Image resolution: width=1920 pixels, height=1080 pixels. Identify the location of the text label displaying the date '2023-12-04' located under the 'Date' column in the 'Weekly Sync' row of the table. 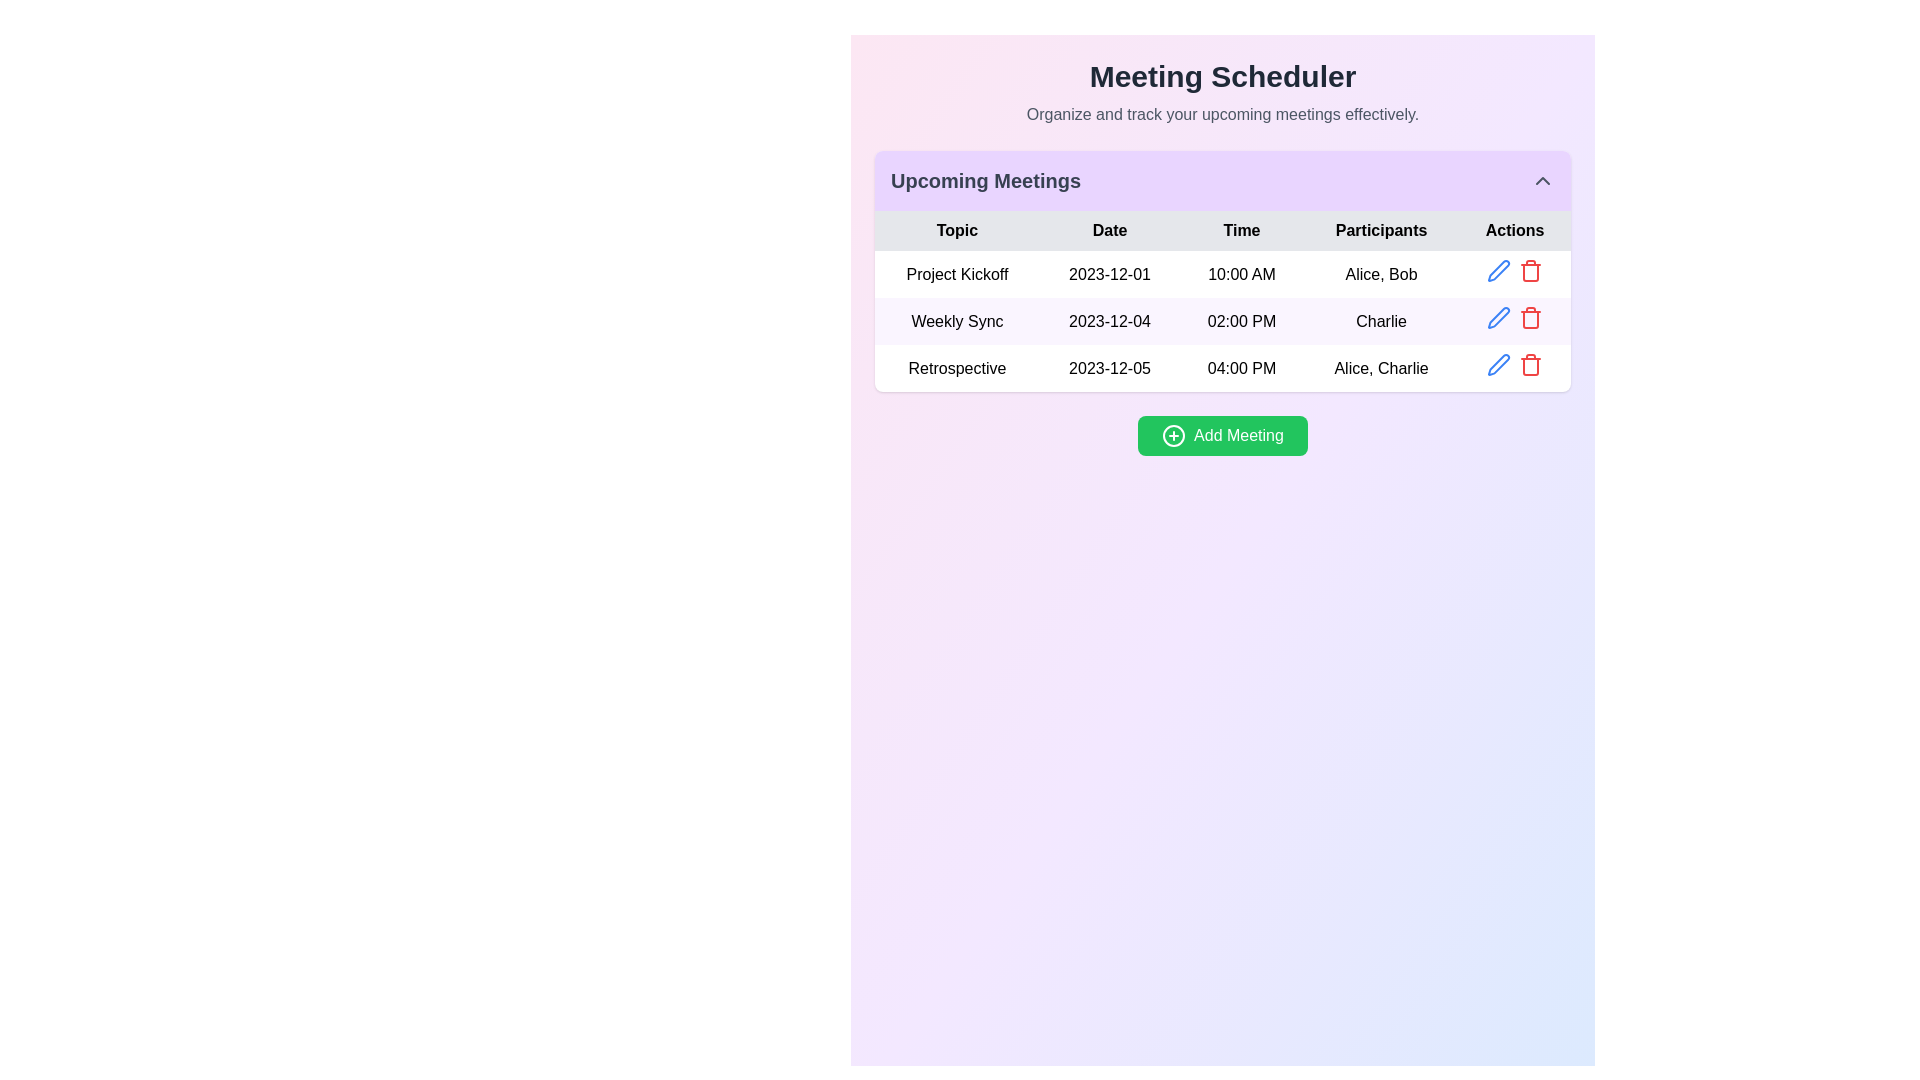
(1108, 320).